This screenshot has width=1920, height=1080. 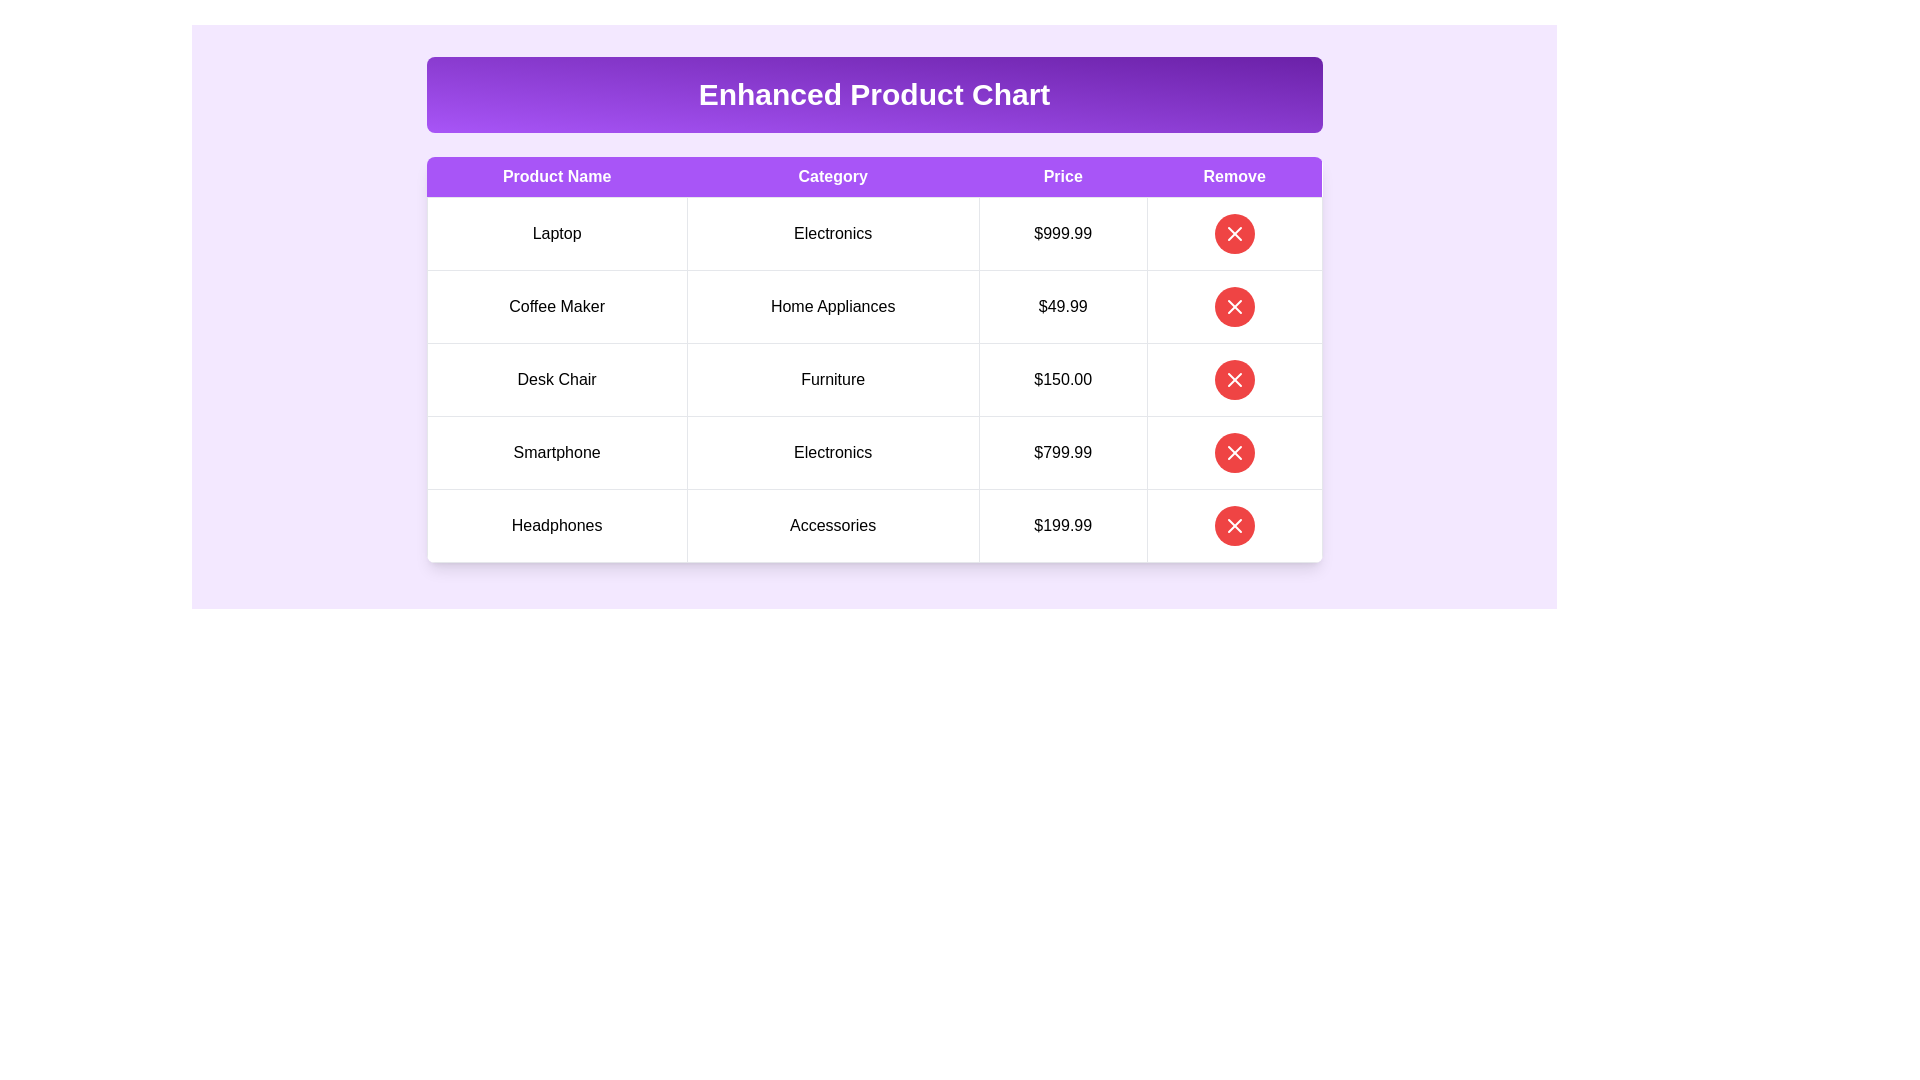 What do you see at coordinates (1062, 307) in the screenshot?
I see `the static text displaying the price '$49.99' in the 'Price' column of the second row for the product 'Coffee Maker'` at bounding box center [1062, 307].